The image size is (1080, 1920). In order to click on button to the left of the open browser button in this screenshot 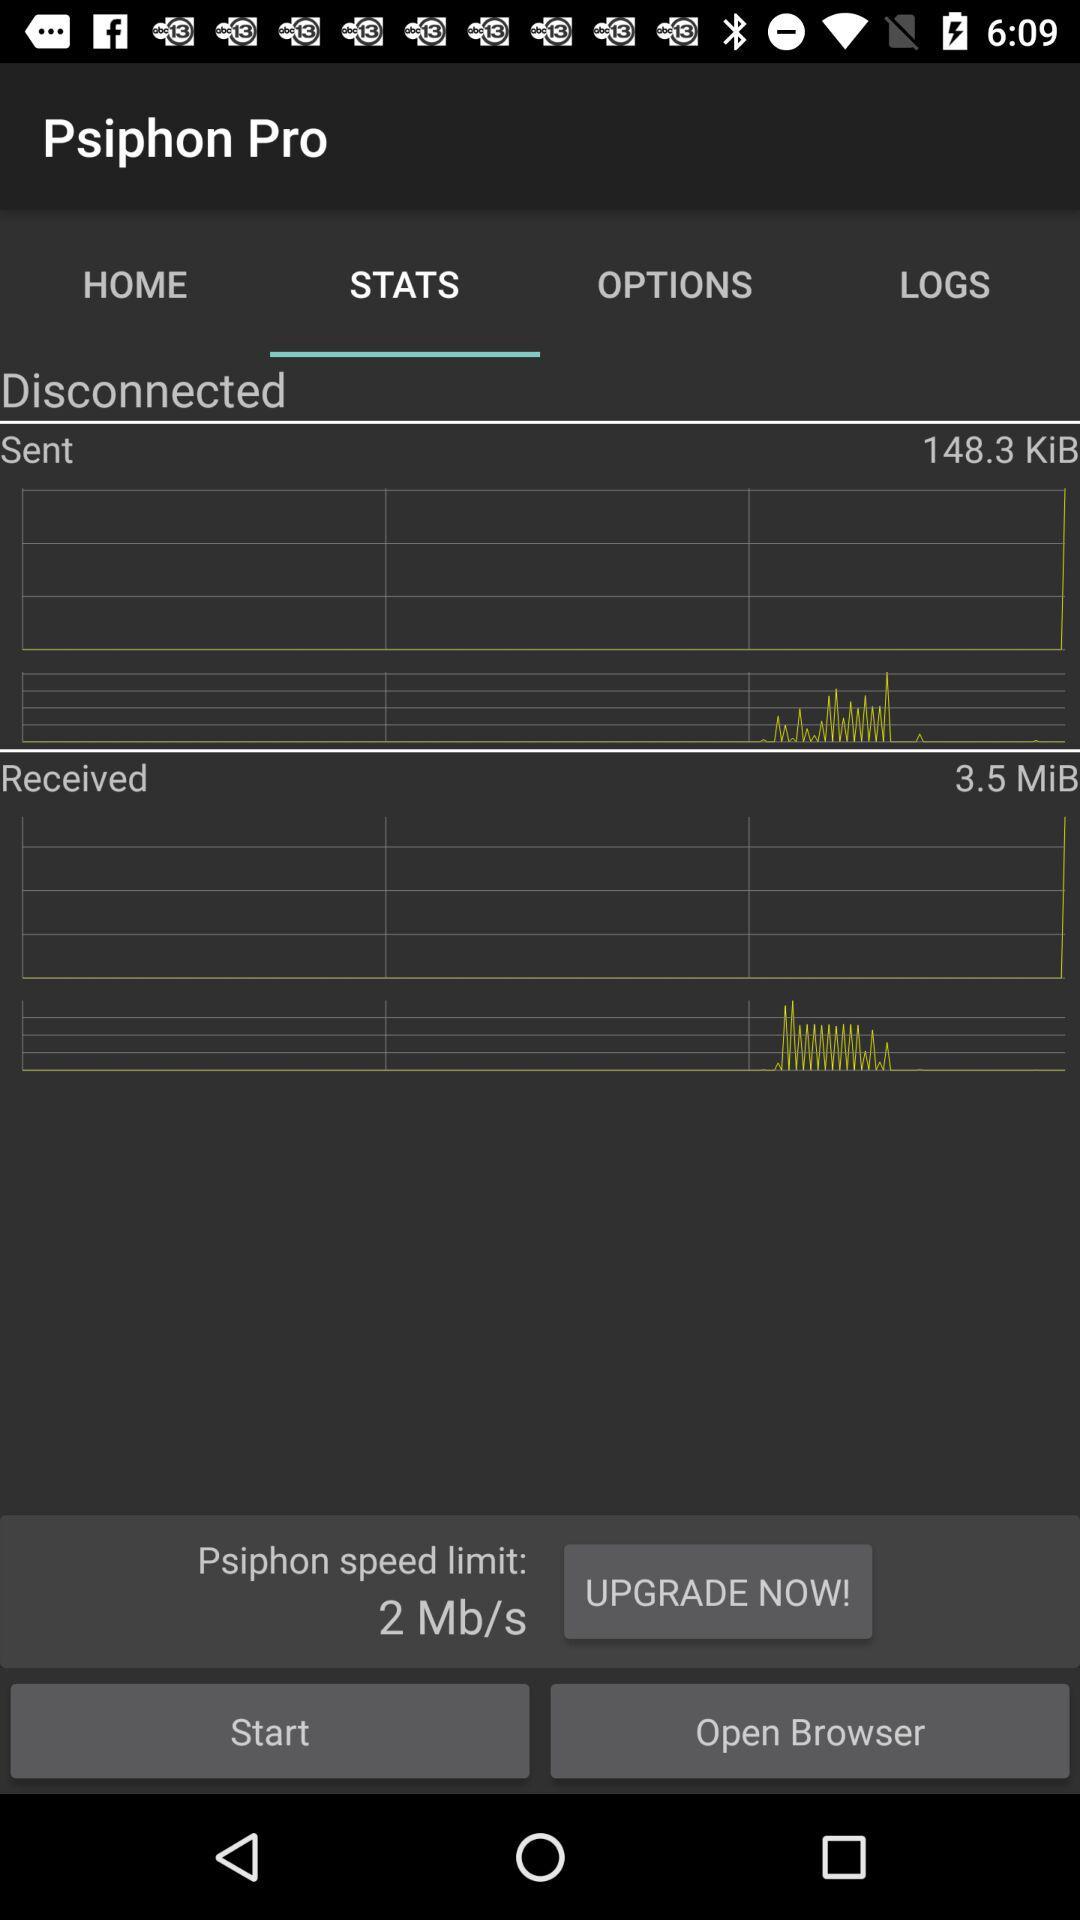, I will do `click(270, 1730)`.